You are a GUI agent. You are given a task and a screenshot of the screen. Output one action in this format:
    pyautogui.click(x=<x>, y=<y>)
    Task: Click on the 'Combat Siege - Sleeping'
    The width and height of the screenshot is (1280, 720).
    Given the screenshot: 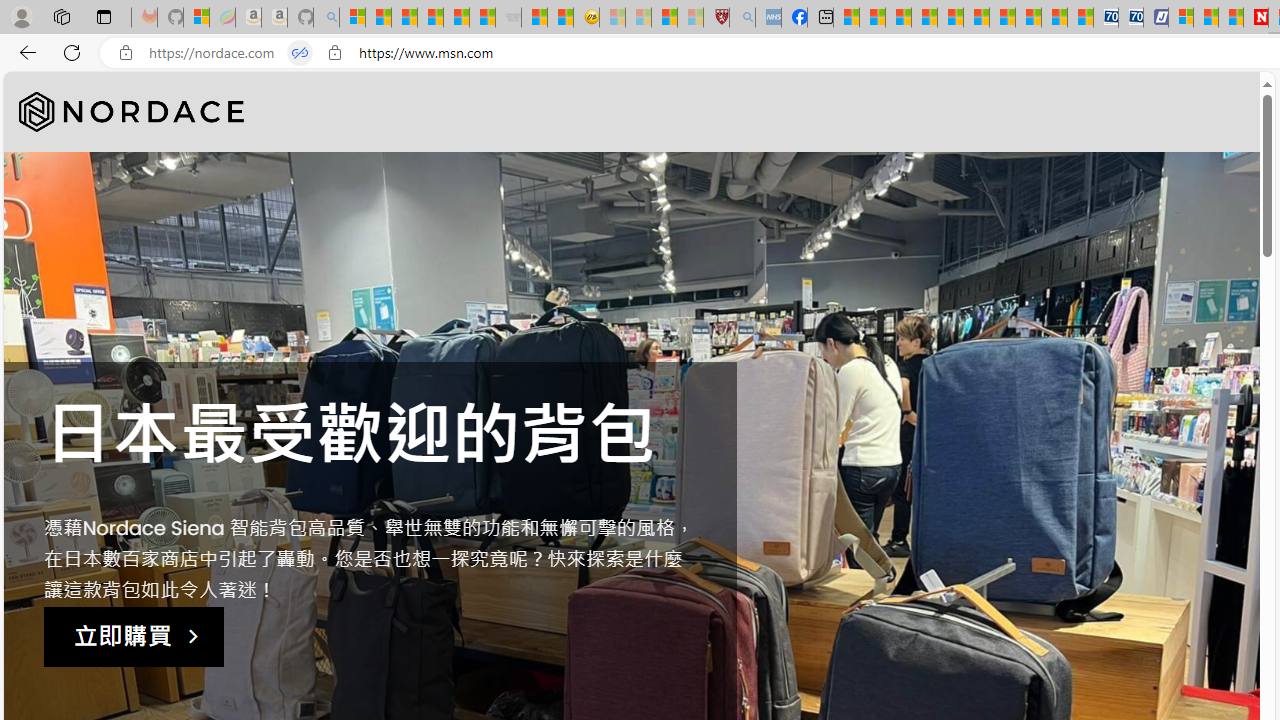 What is the action you would take?
    pyautogui.click(x=508, y=17)
    